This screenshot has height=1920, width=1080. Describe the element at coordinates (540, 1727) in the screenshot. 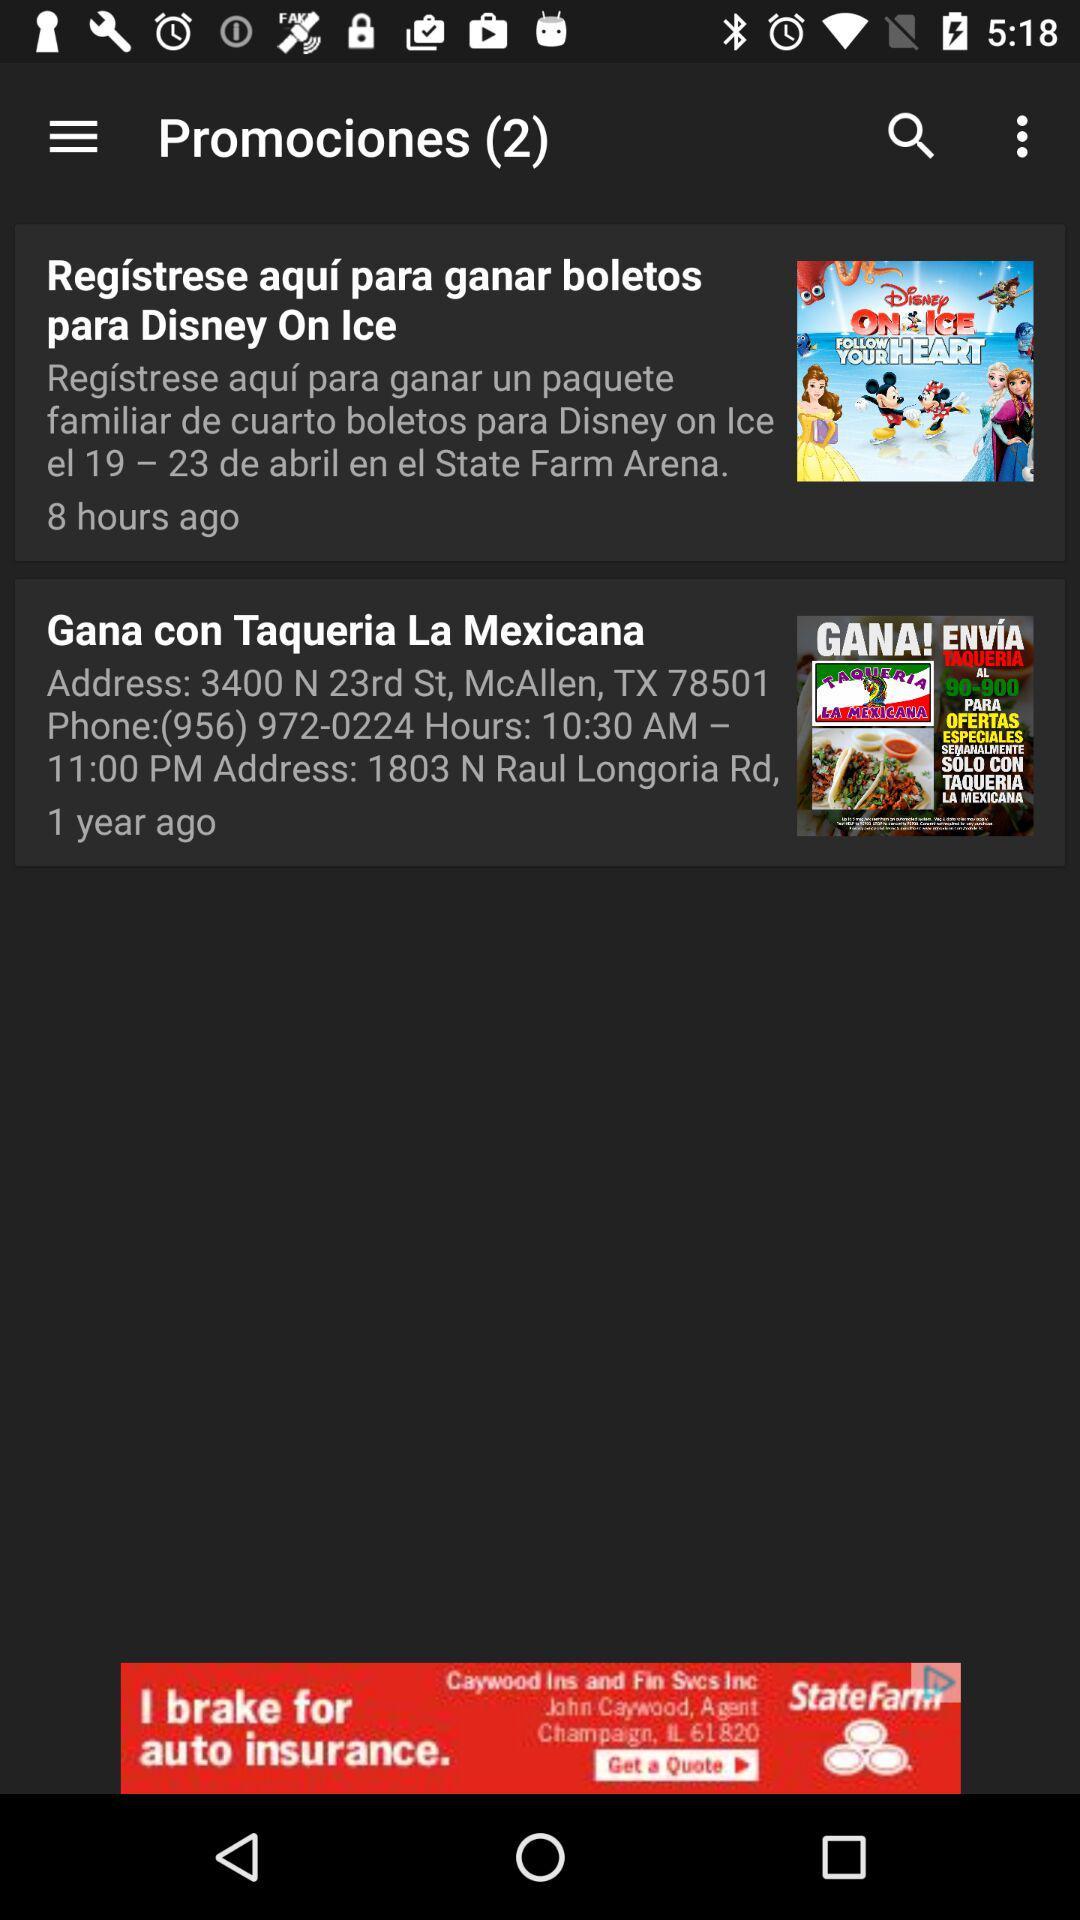

I see `adverdisment notification` at that location.